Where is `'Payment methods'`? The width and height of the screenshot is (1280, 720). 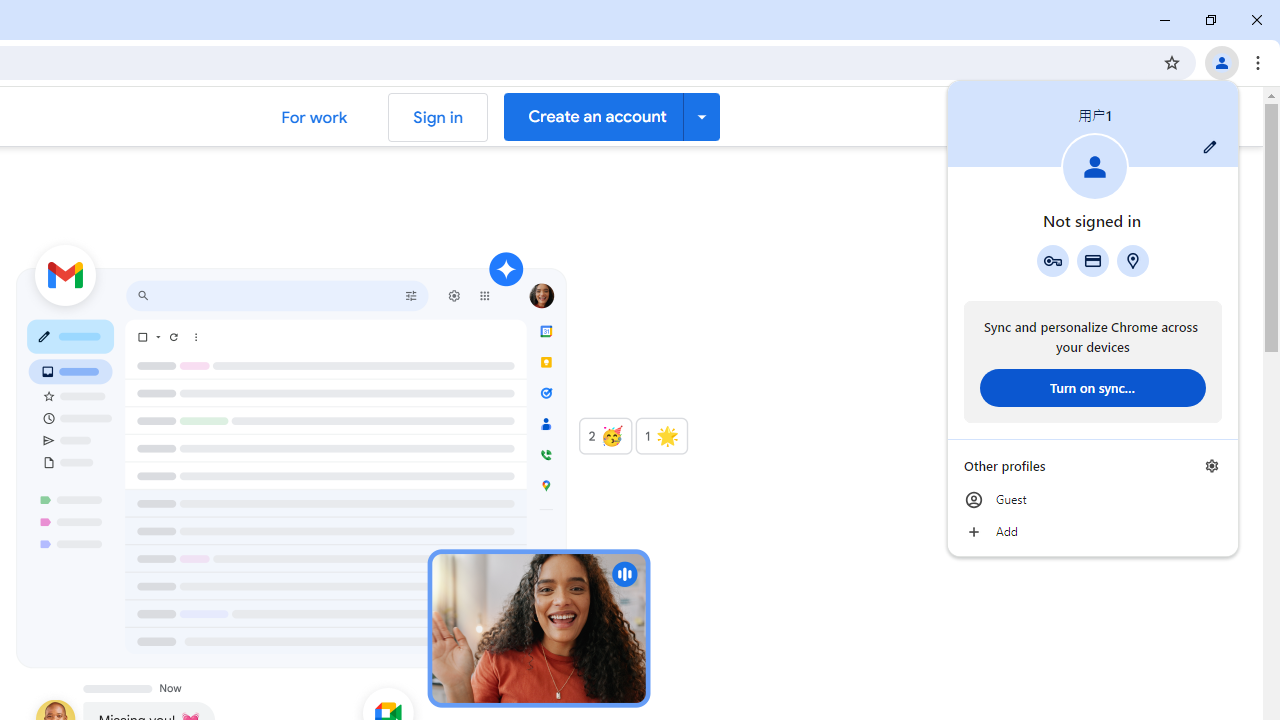 'Payment methods' is located at coordinates (1091, 260).